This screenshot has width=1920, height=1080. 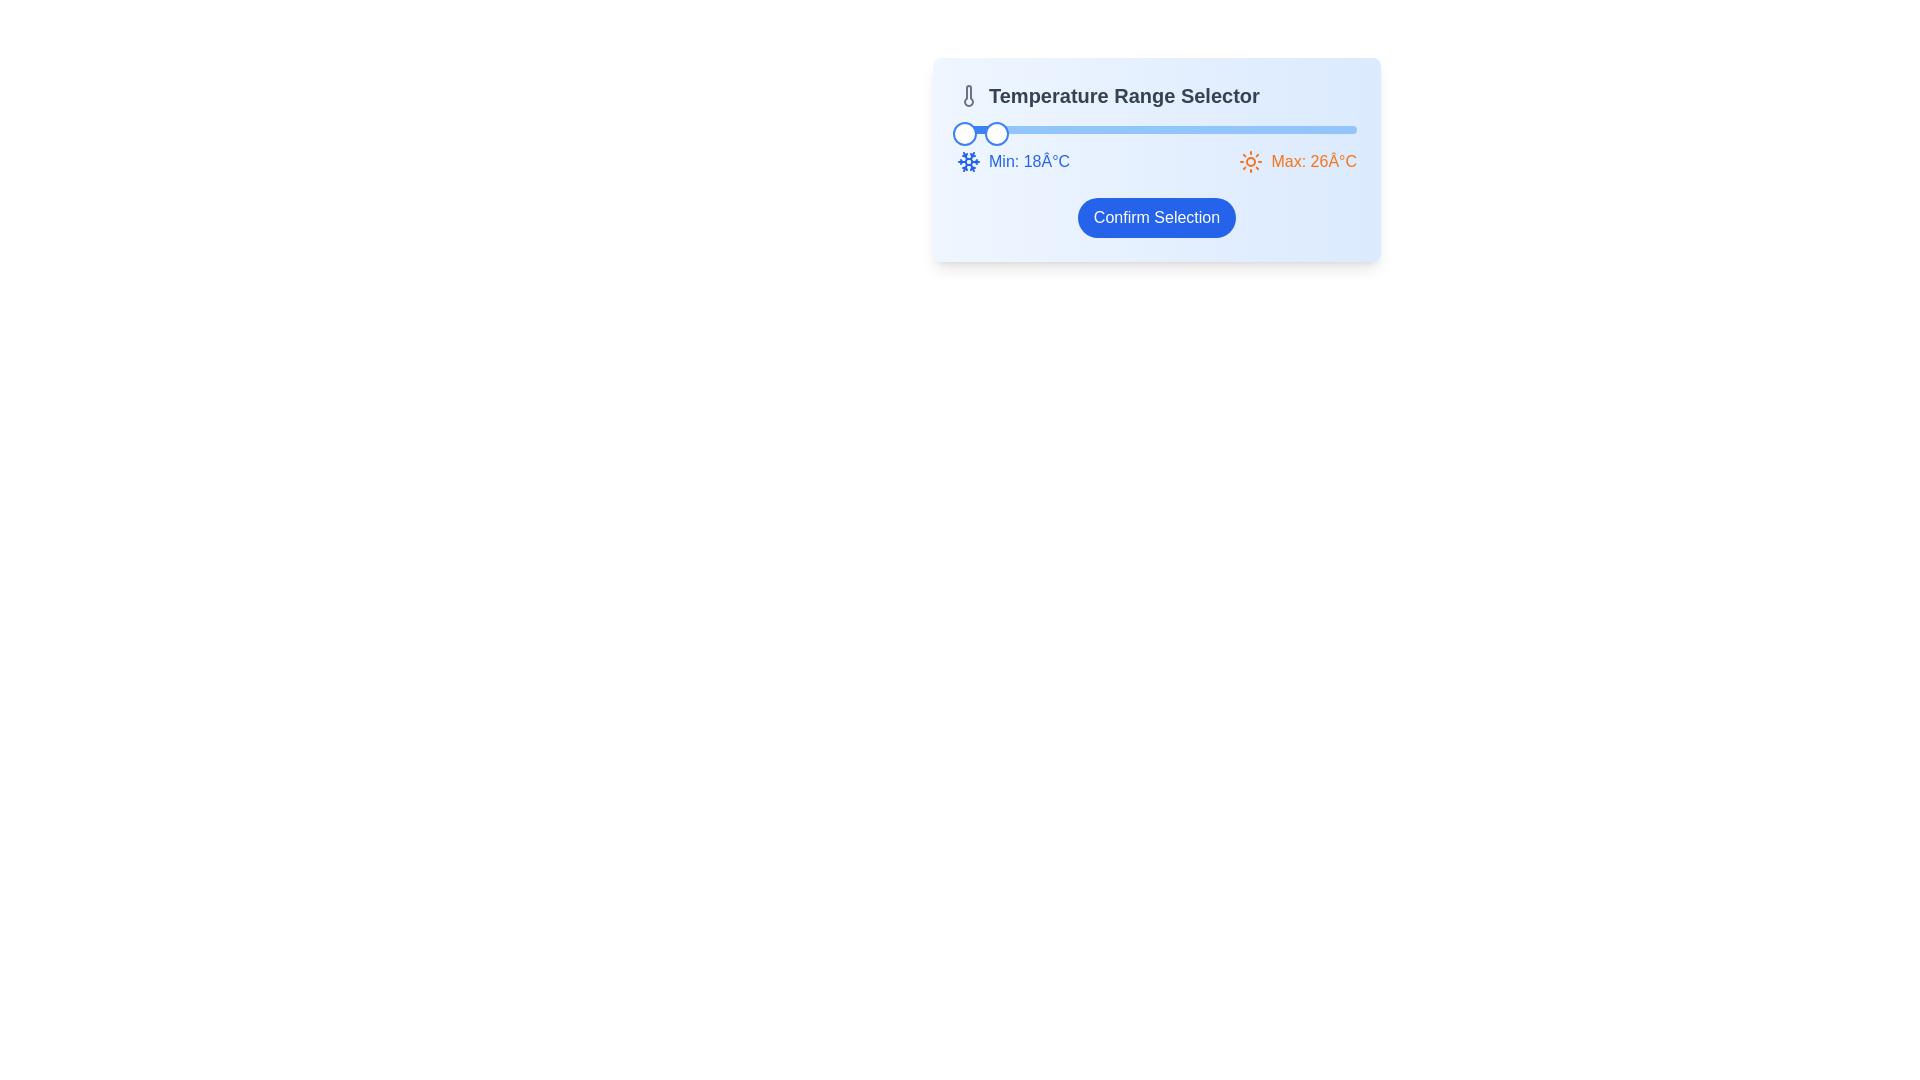 What do you see at coordinates (1013, 161) in the screenshot?
I see `the Label displaying 'Min: 18°C' with a blue snowflake icon, located next to the blue progress bar and aligned with 'Max: 26°C'` at bounding box center [1013, 161].